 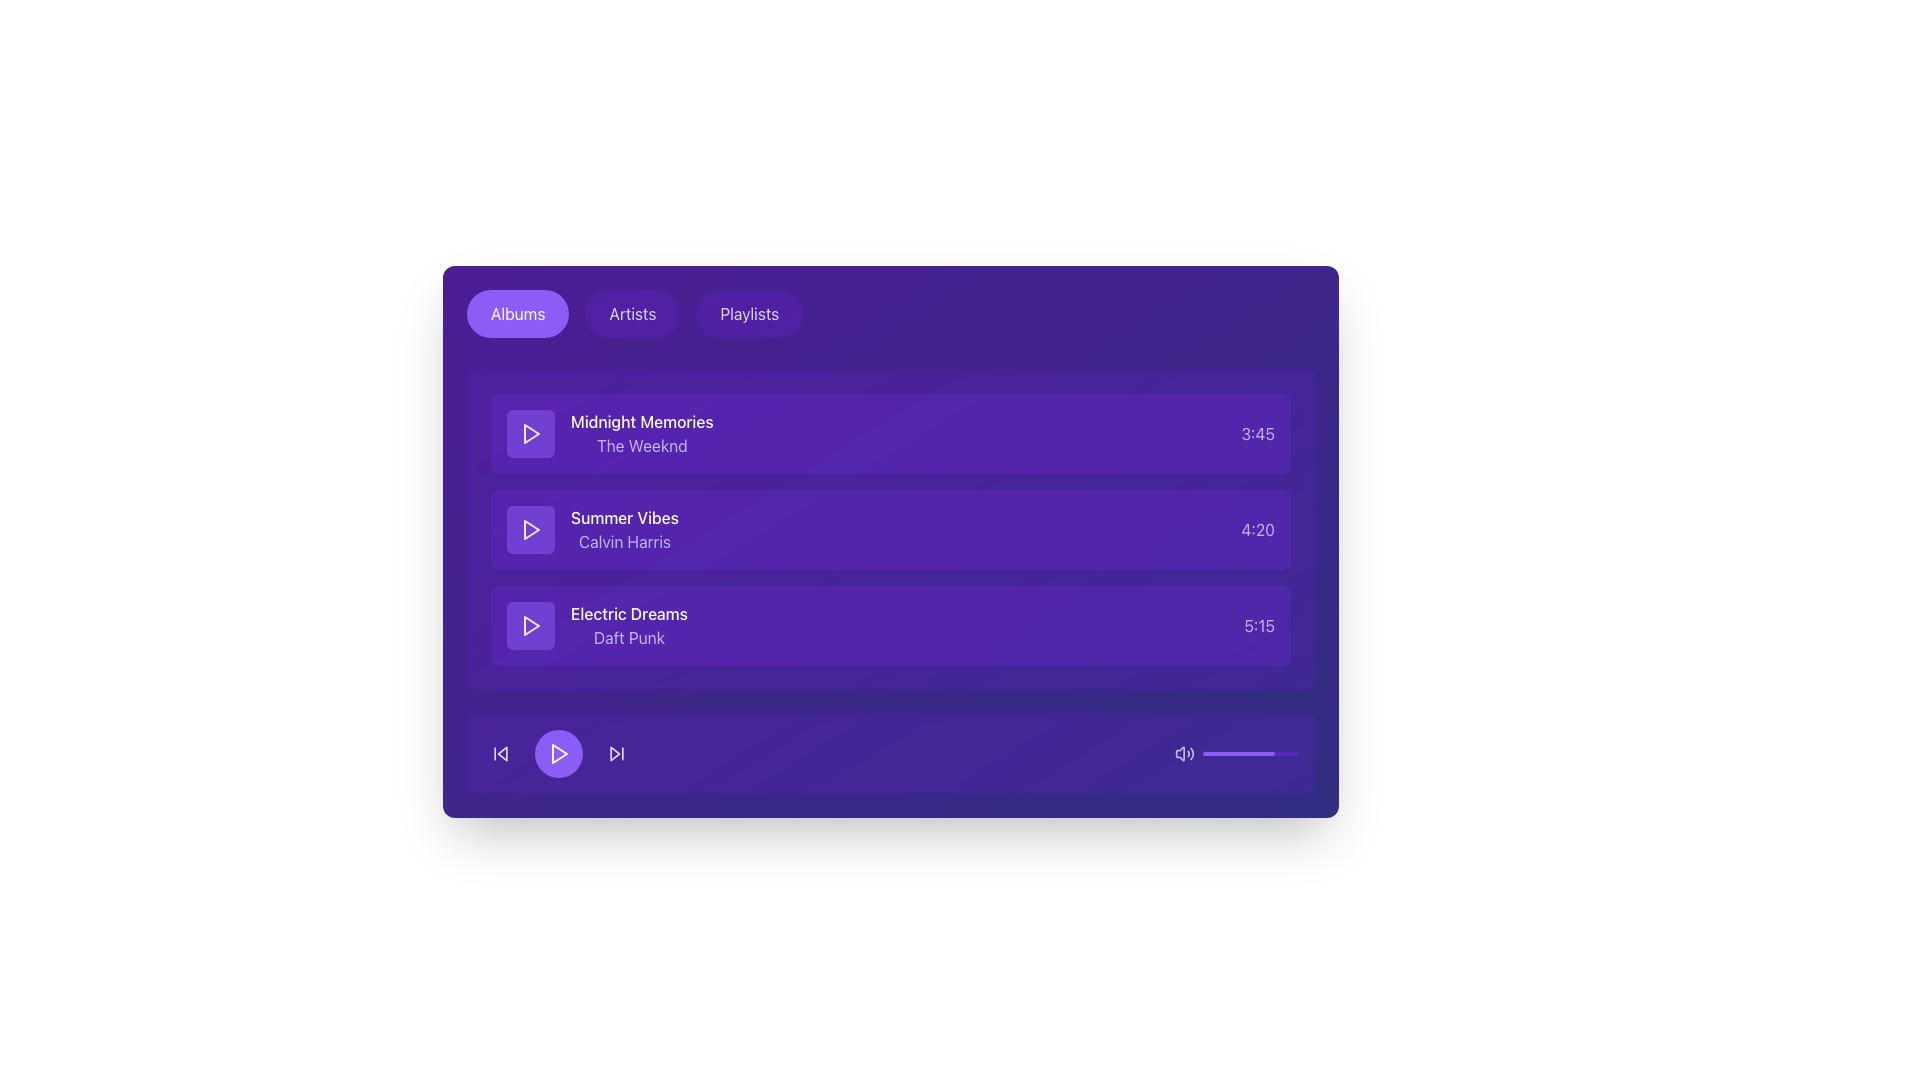 What do you see at coordinates (1268, 753) in the screenshot?
I see `the volume level` at bounding box center [1268, 753].